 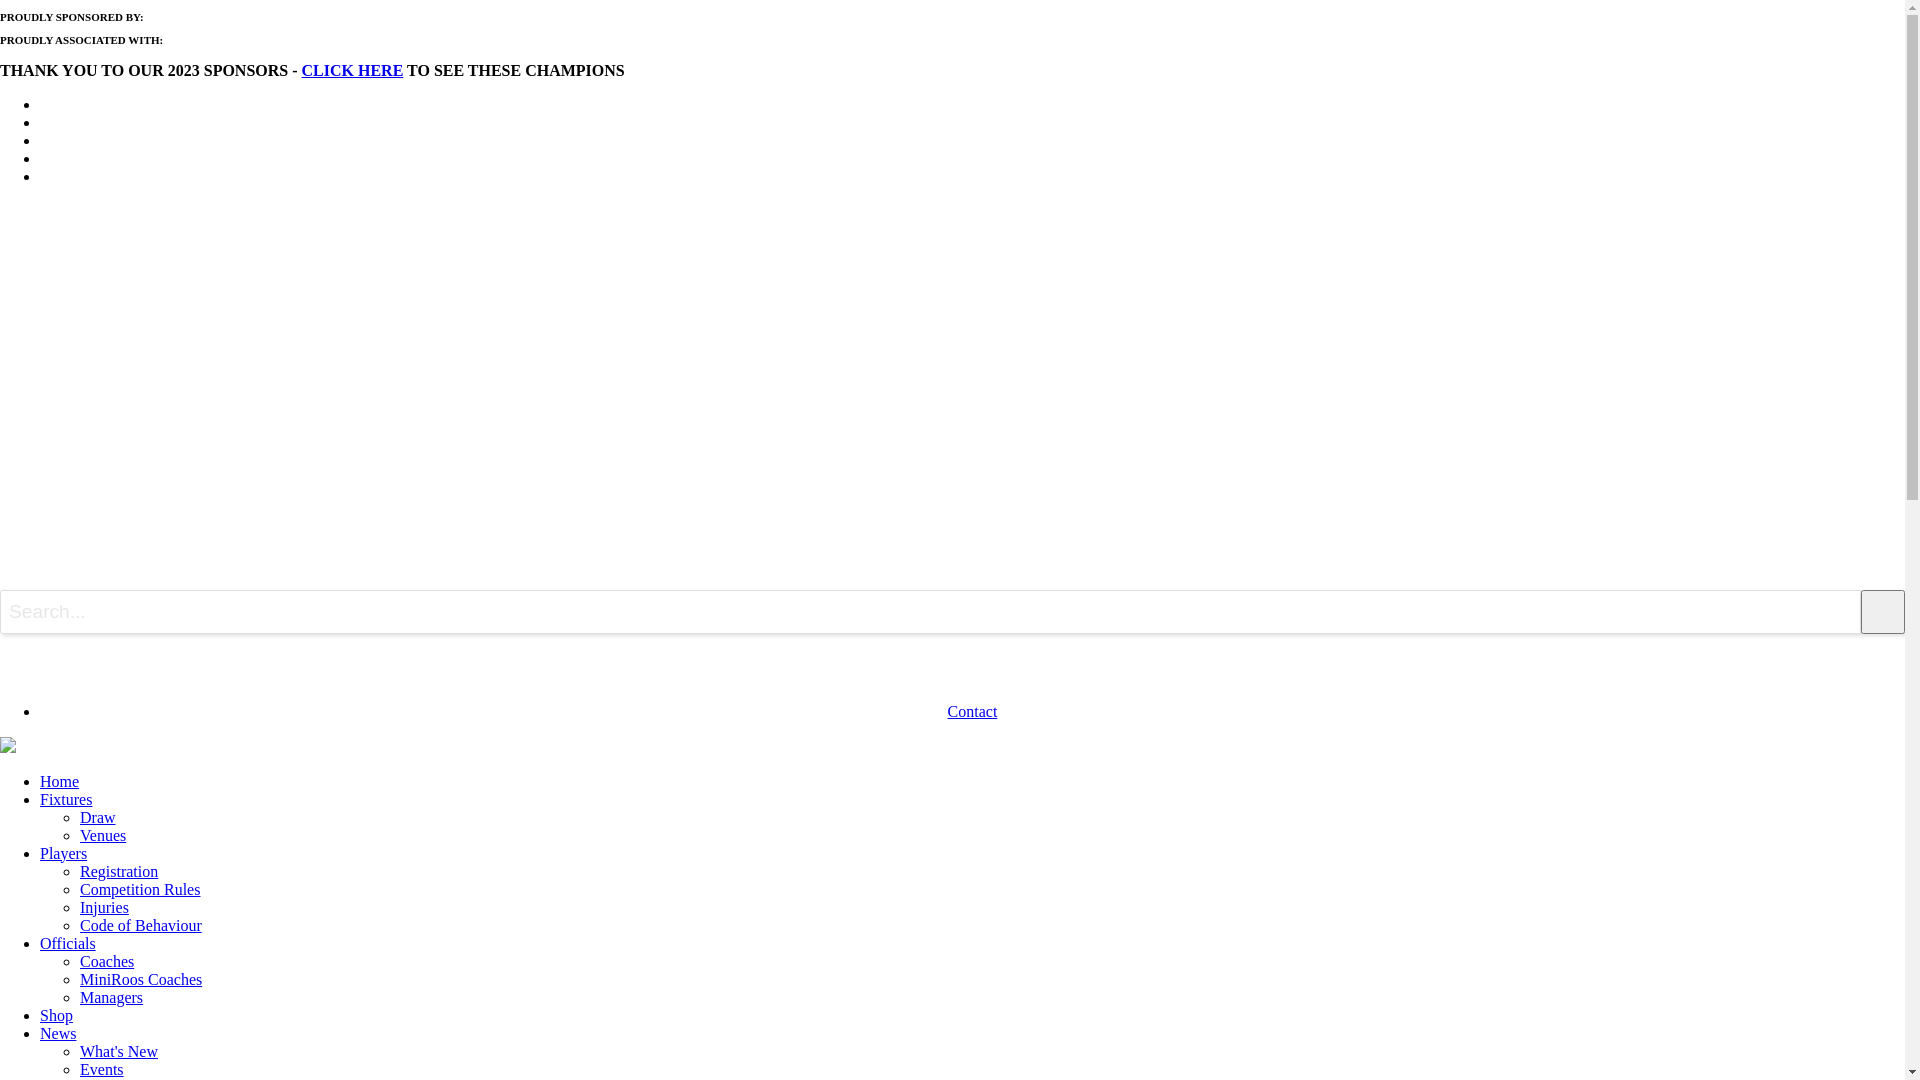 I want to click on 'Home', so click(x=39, y=780).